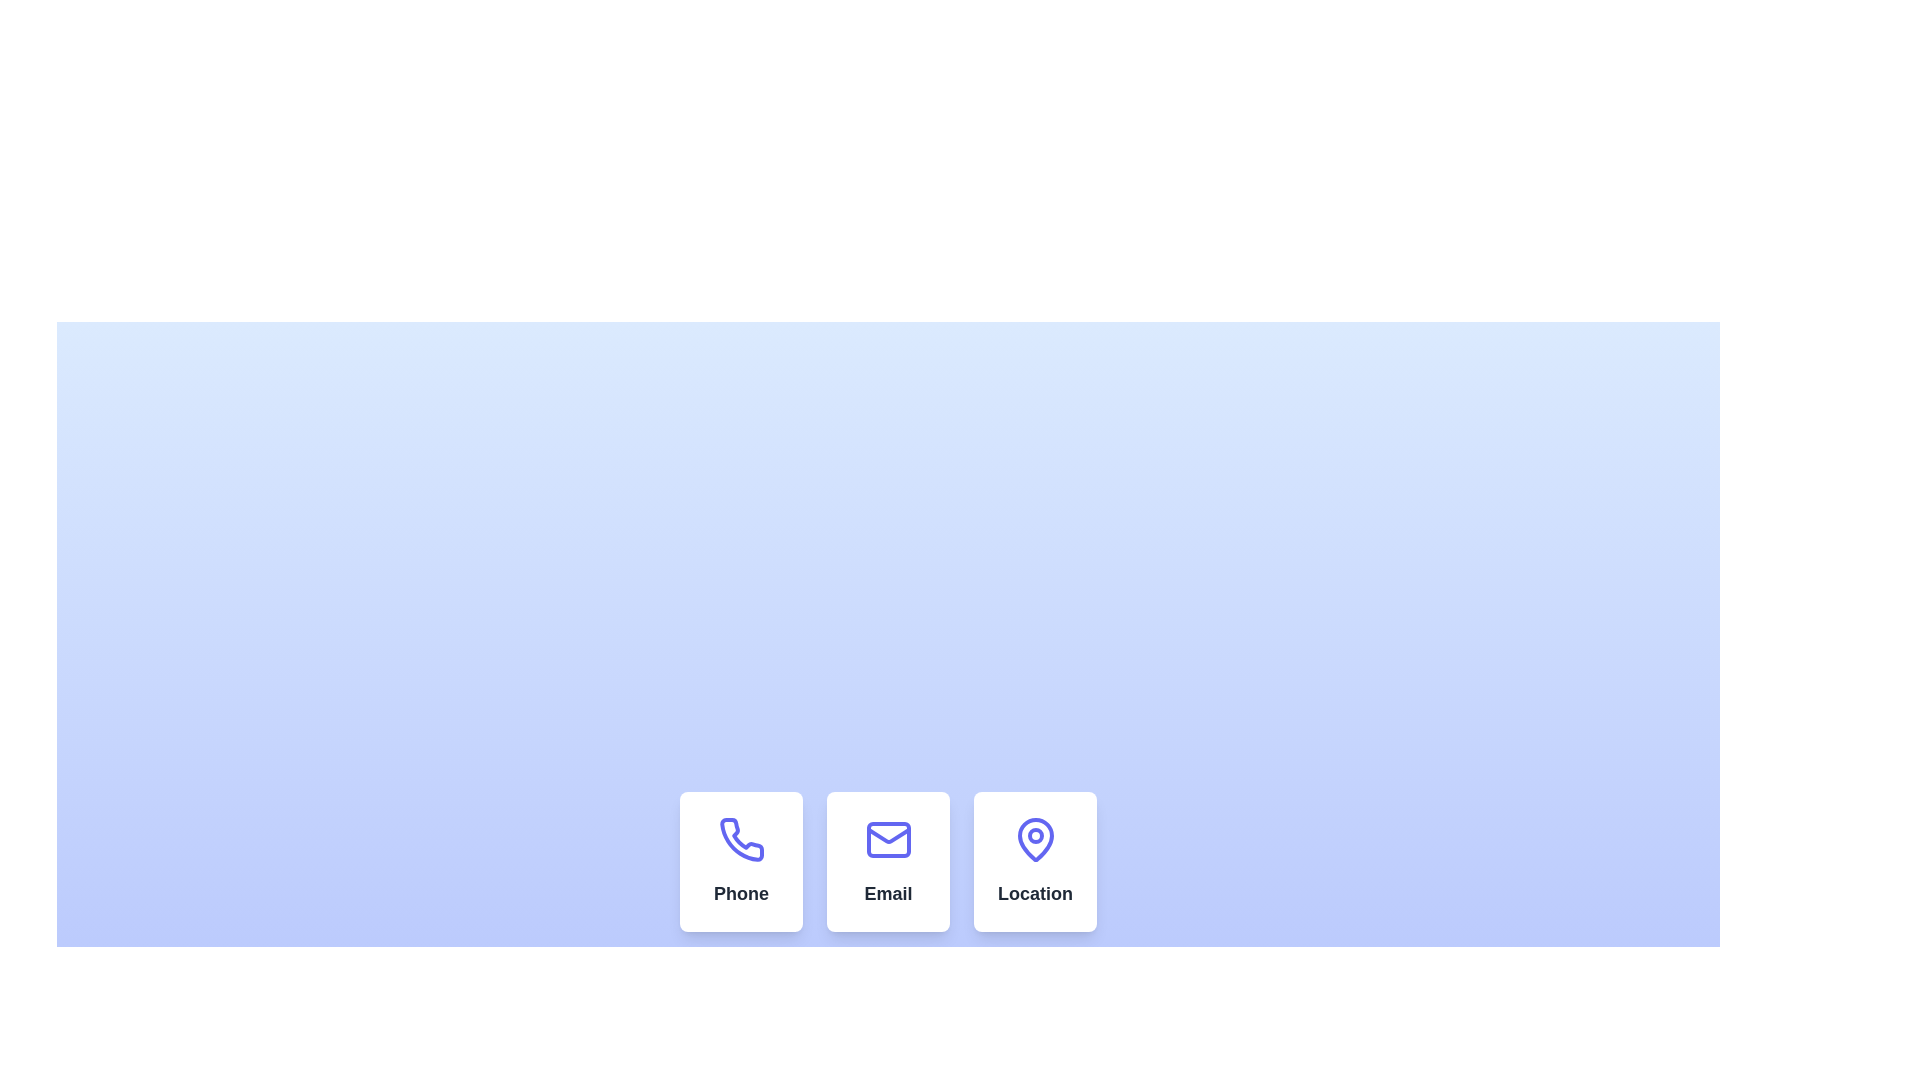 Image resolution: width=1920 pixels, height=1080 pixels. What do you see at coordinates (887, 860) in the screenshot?
I see `the email functionality card located in the middle column of the three-column grid layout, which is near the bottom of the view area` at bounding box center [887, 860].